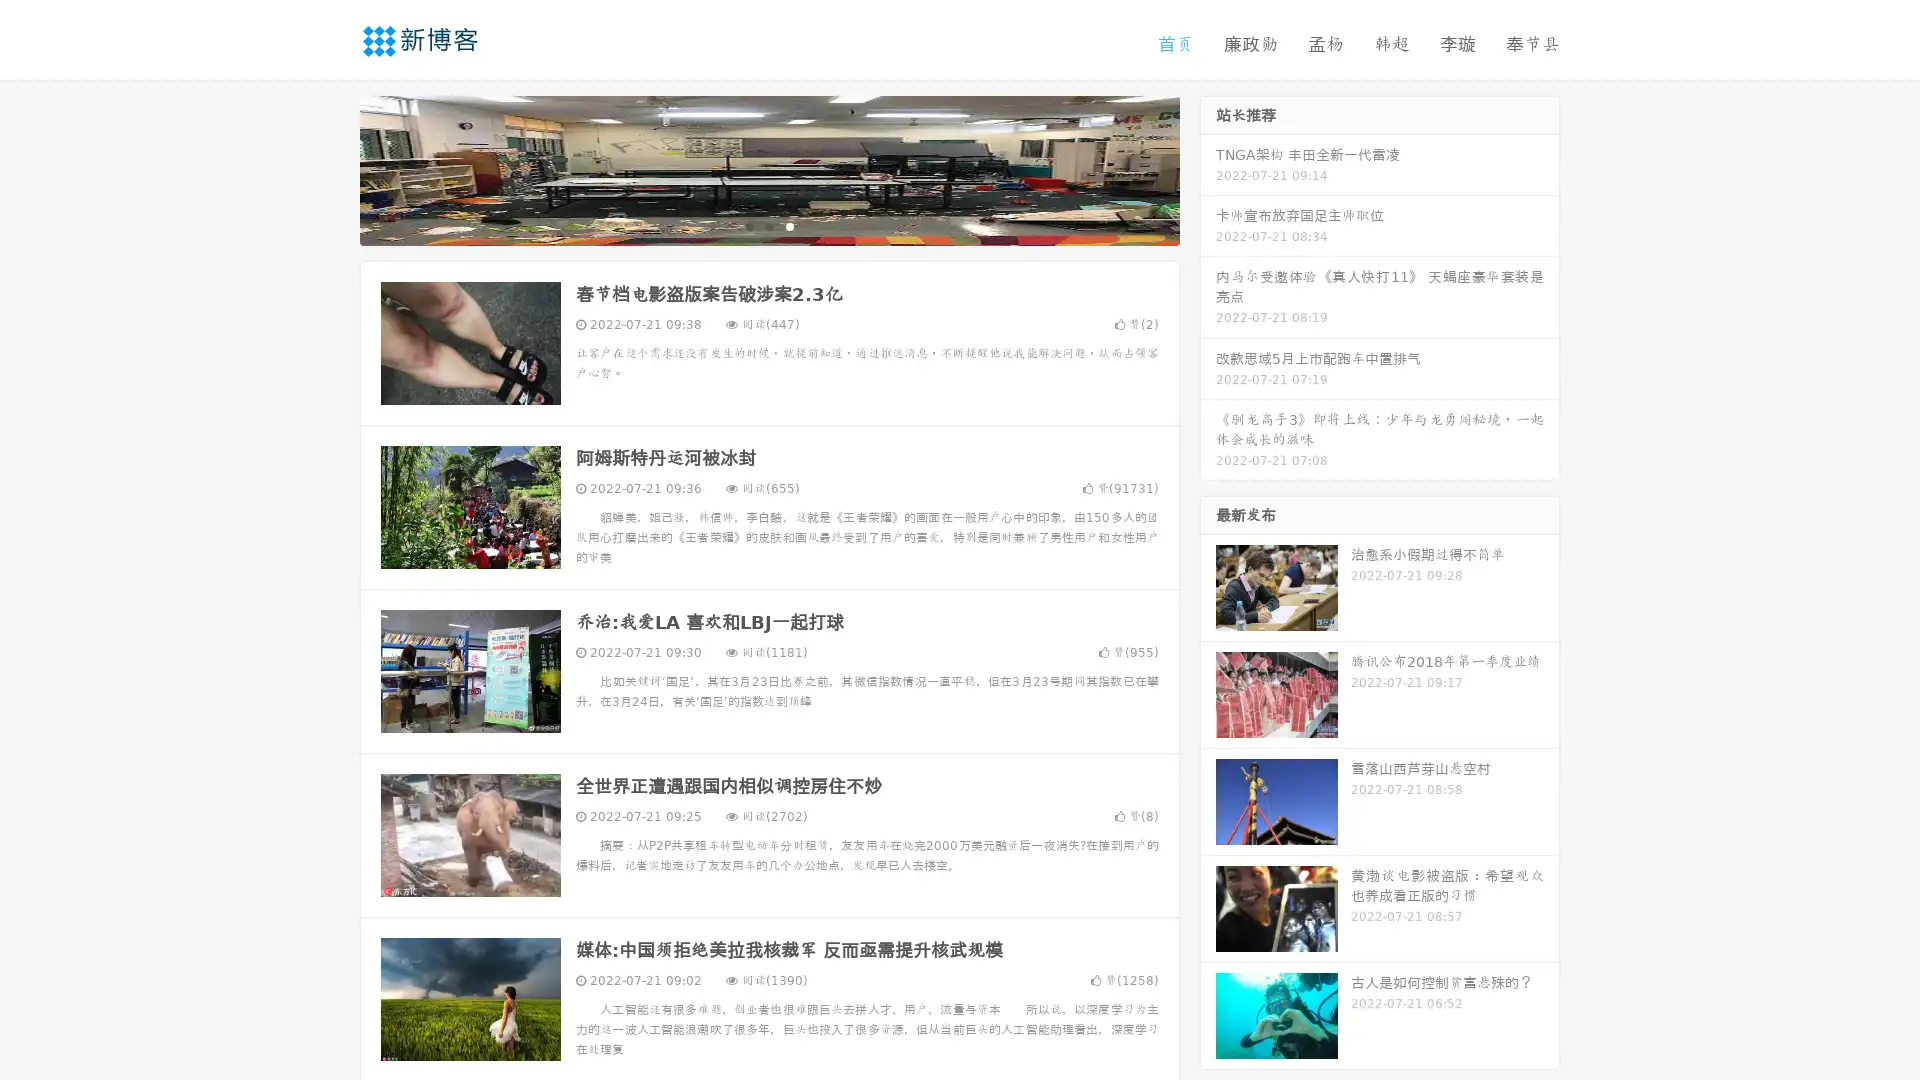 This screenshot has height=1080, width=1920. I want to click on Previous slide, so click(330, 168).